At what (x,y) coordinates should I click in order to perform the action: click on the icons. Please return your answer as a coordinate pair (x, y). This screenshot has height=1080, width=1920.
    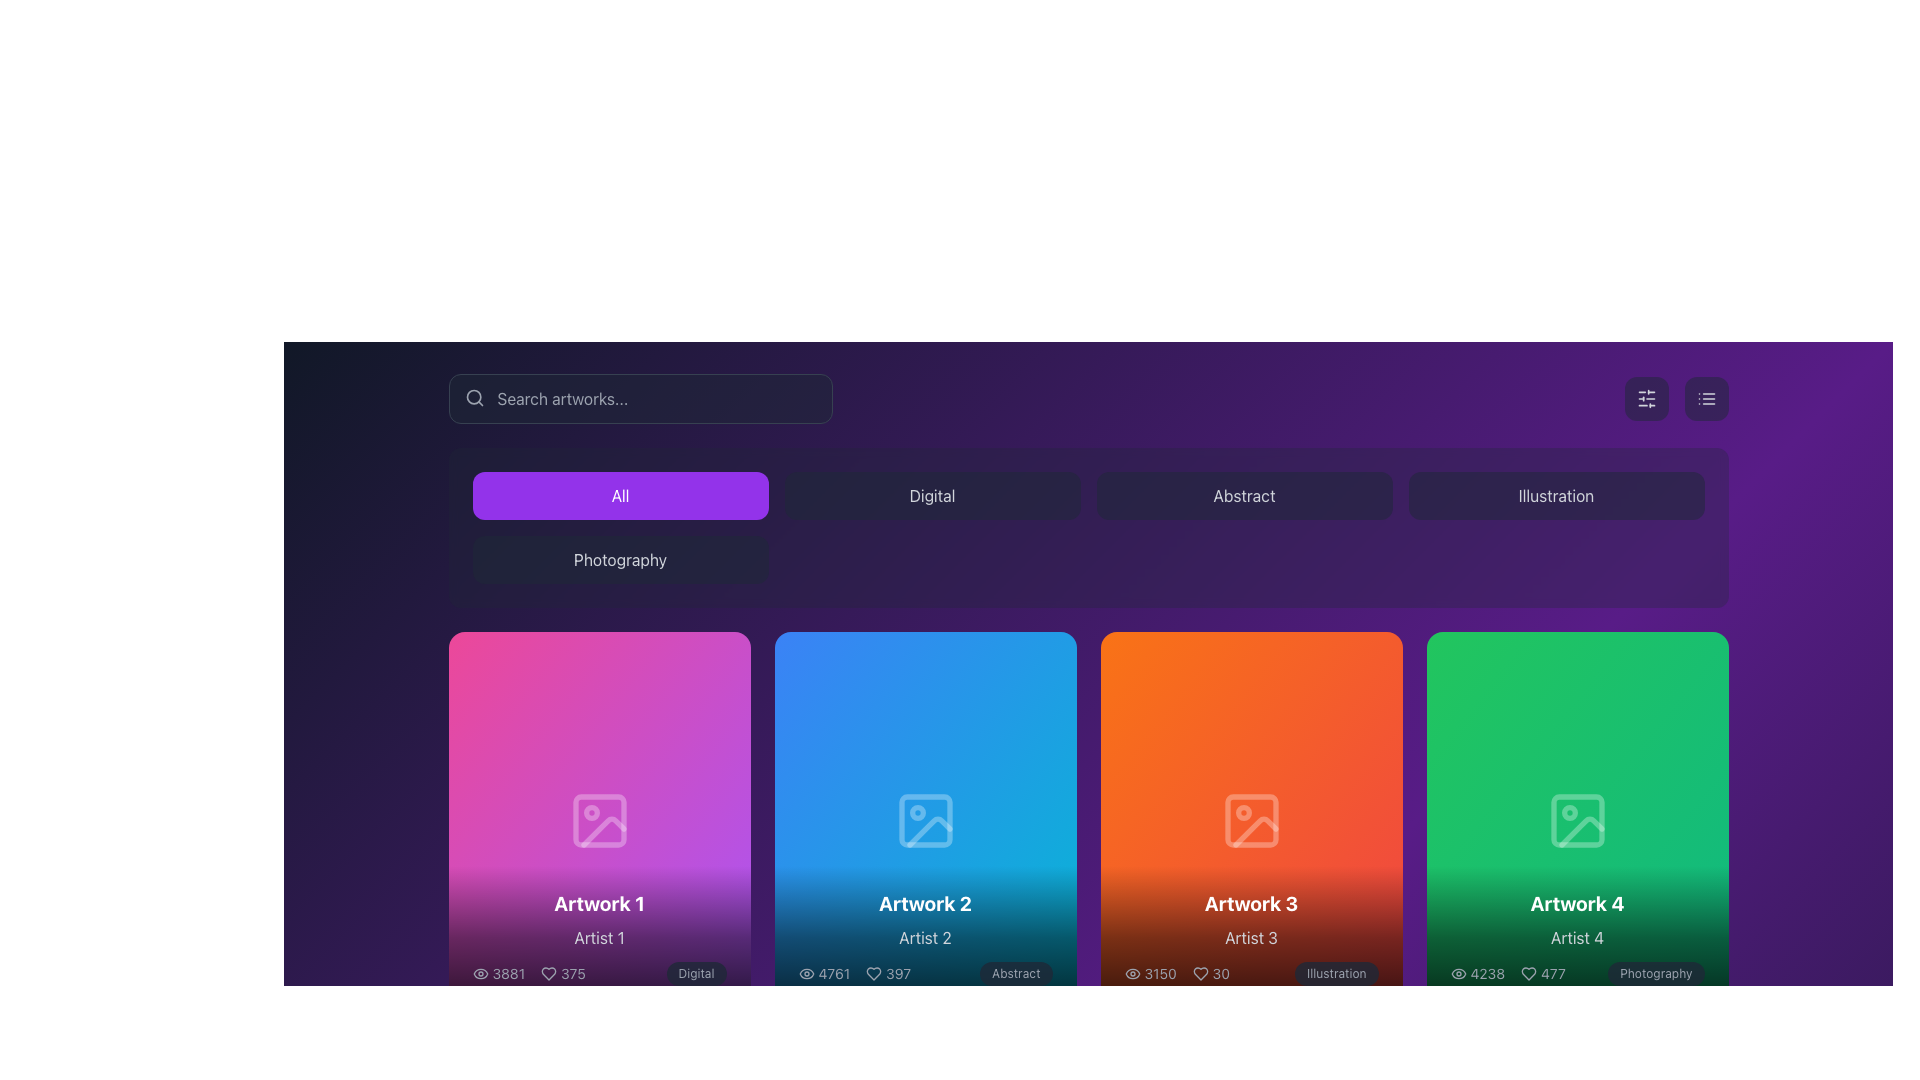
    Looking at the image, I should click on (598, 937).